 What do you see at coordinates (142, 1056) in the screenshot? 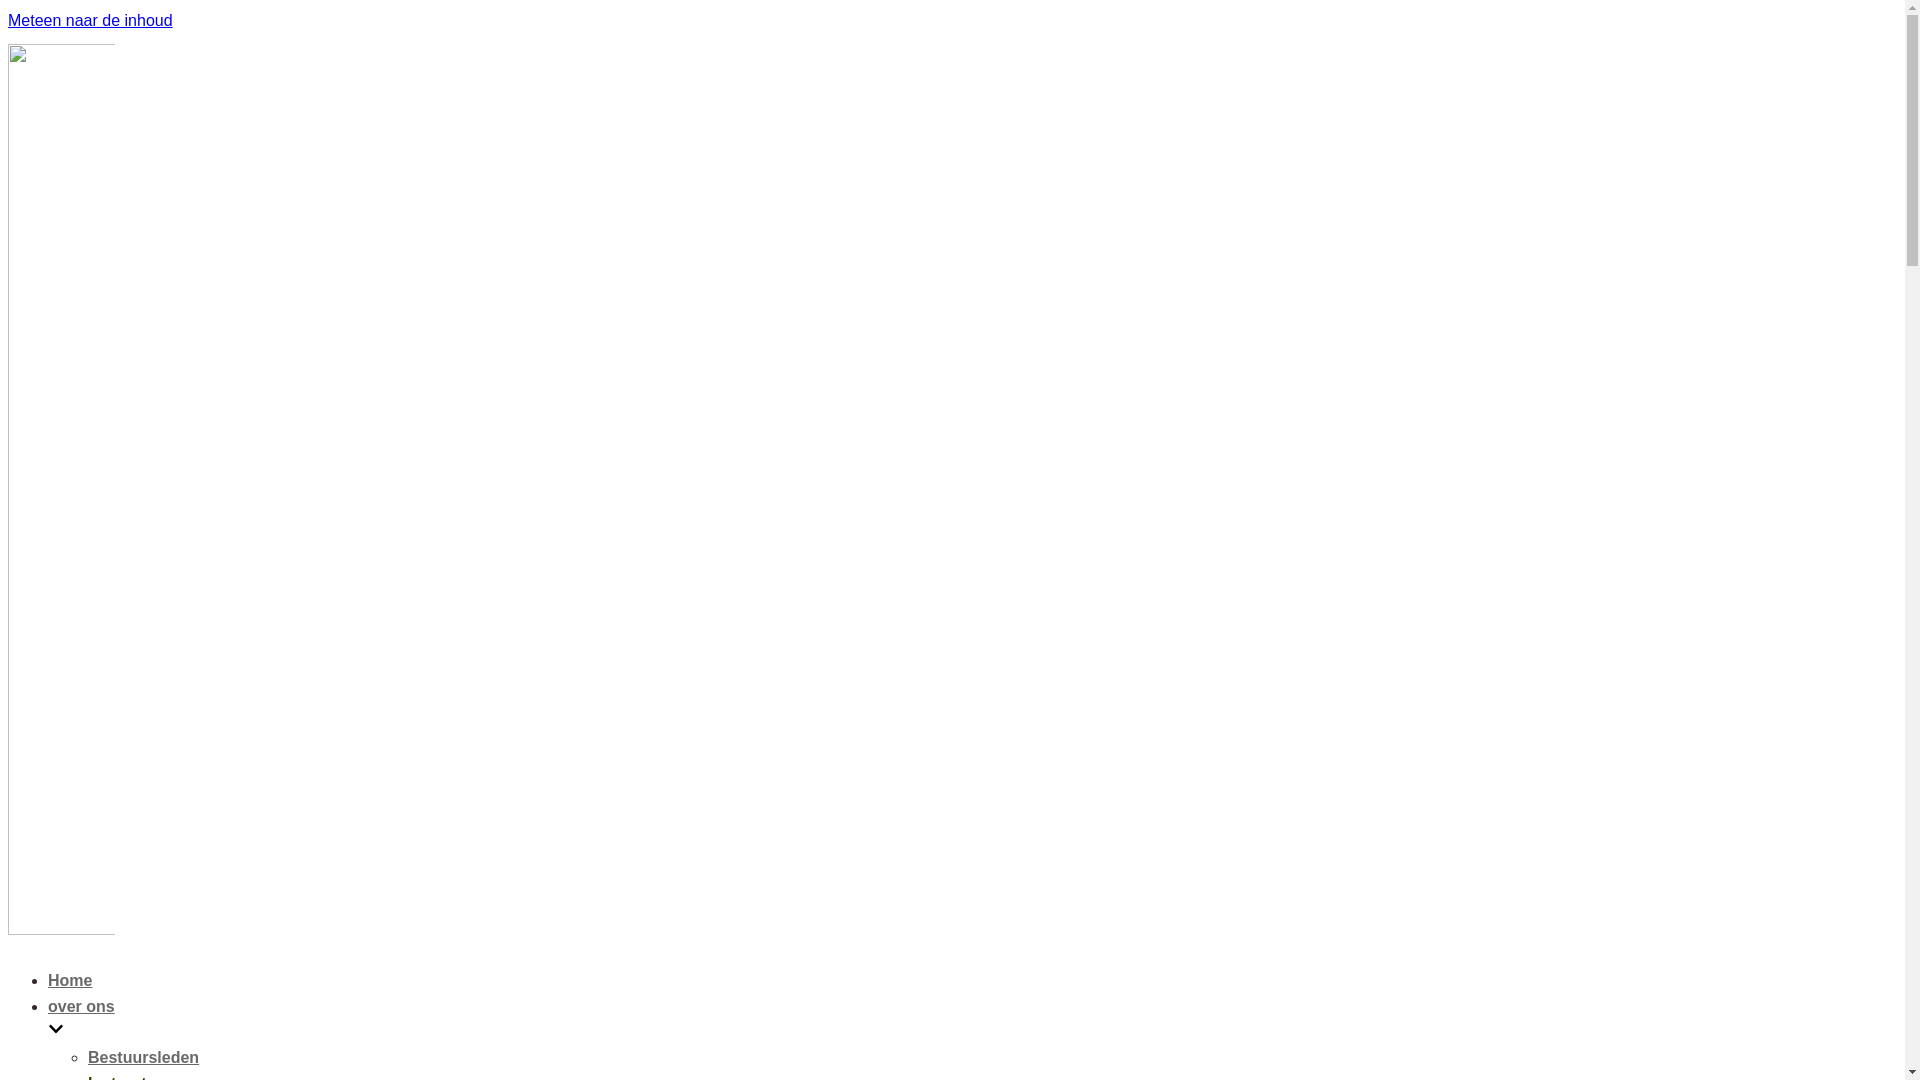
I see `'Bestuursleden'` at bounding box center [142, 1056].